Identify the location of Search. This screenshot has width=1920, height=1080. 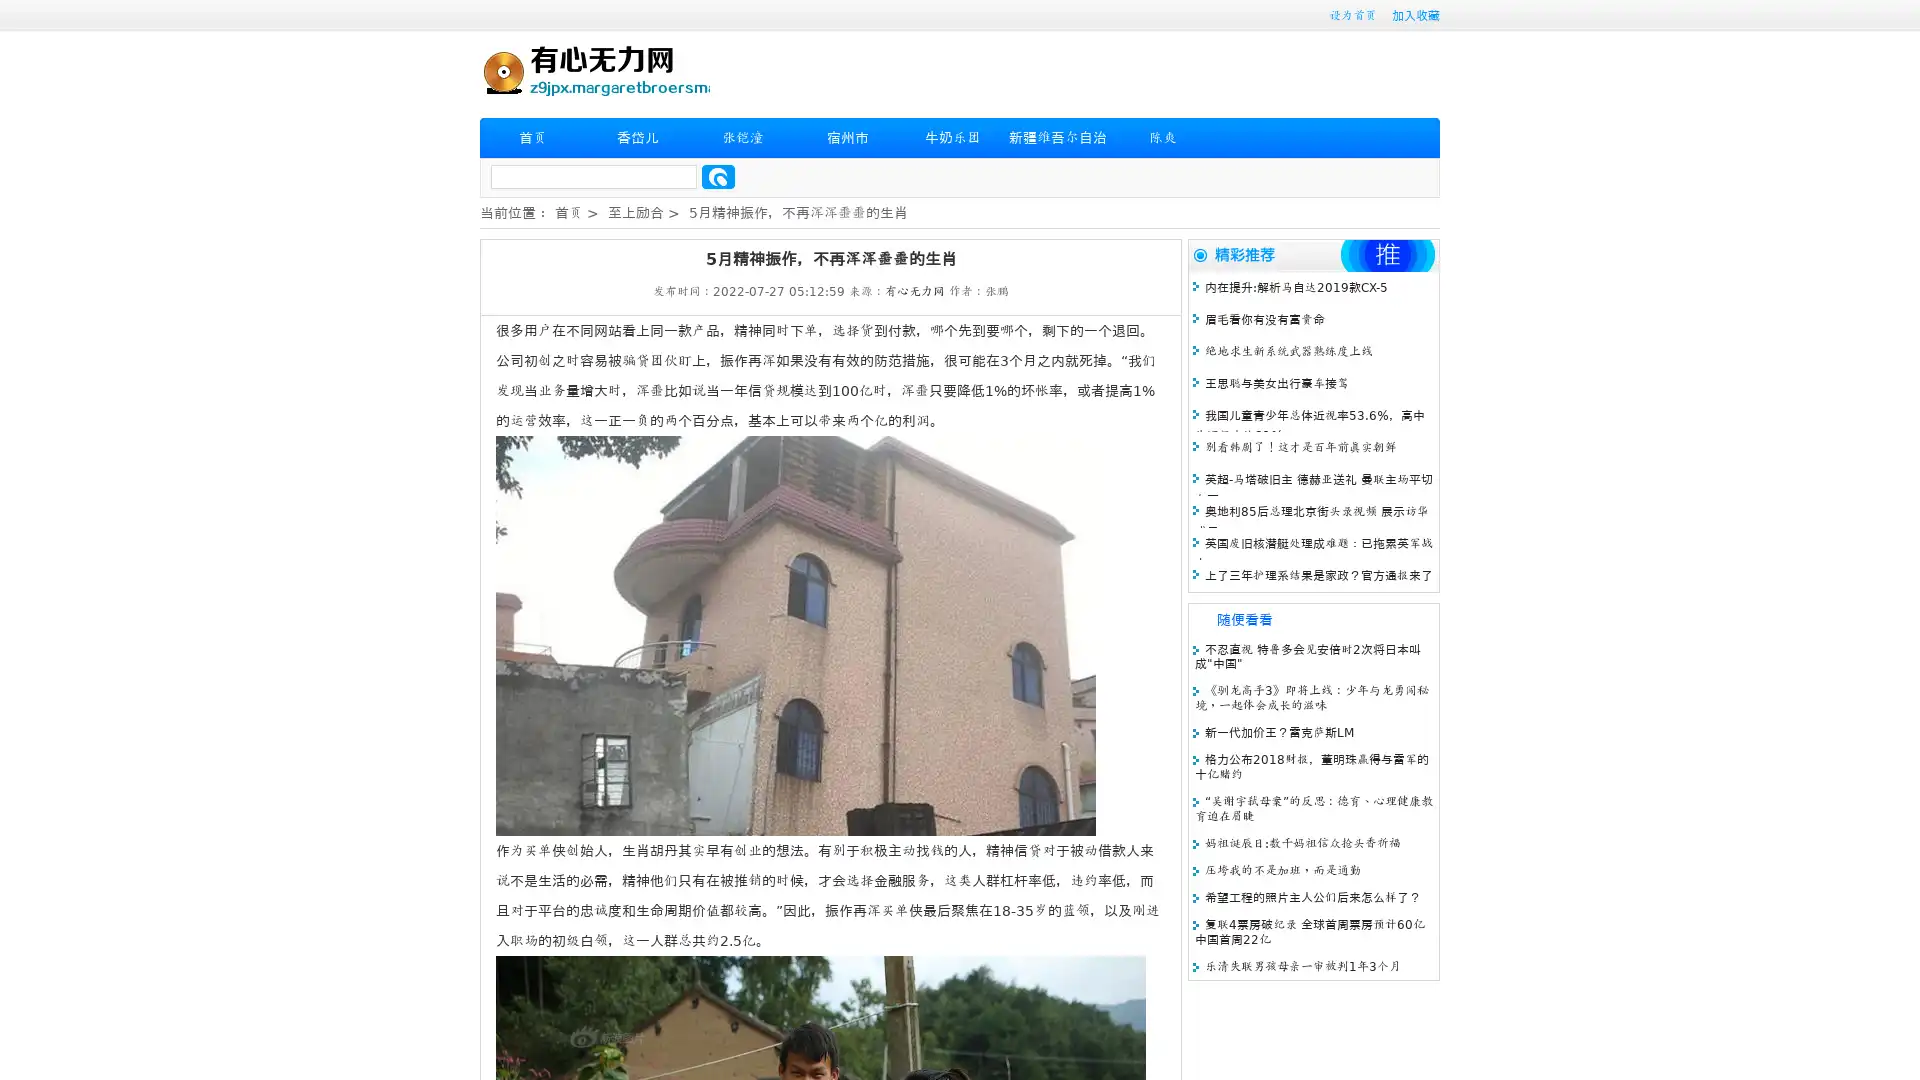
(718, 176).